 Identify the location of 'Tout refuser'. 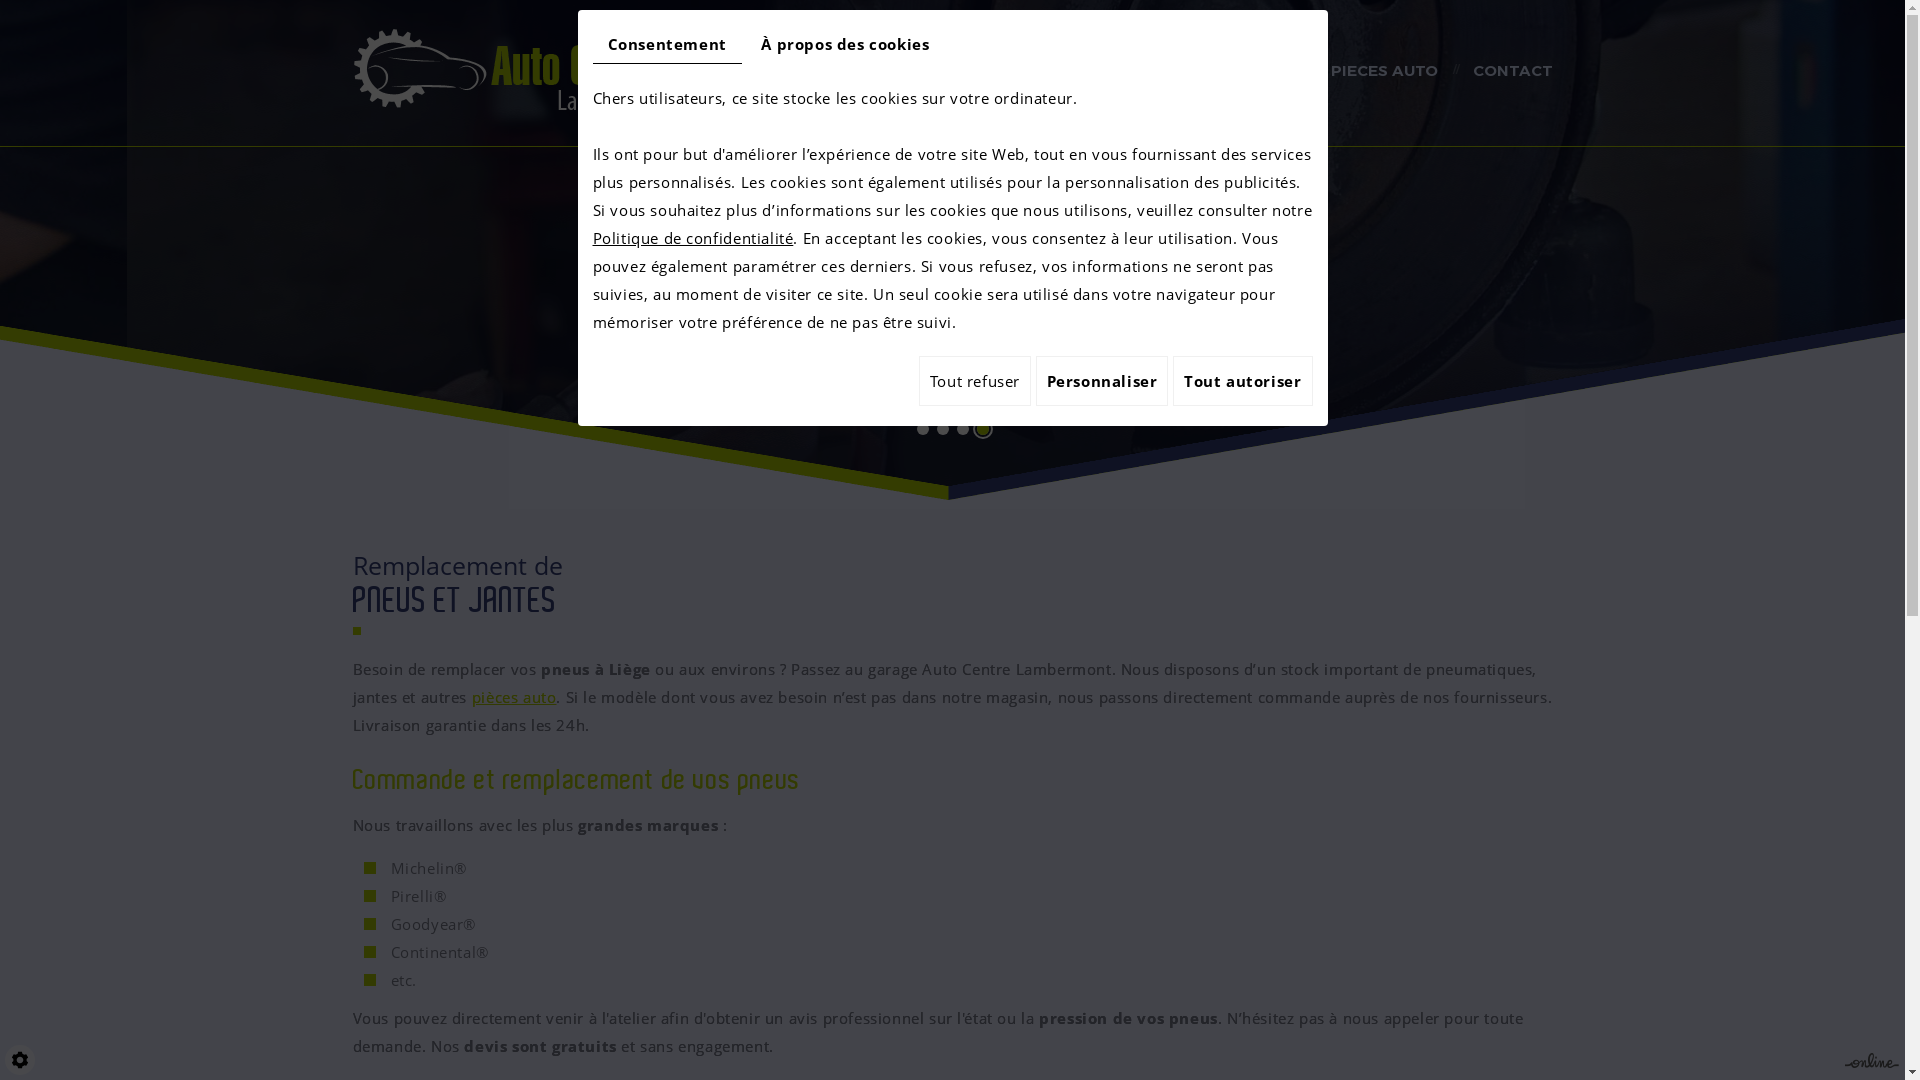
(974, 381).